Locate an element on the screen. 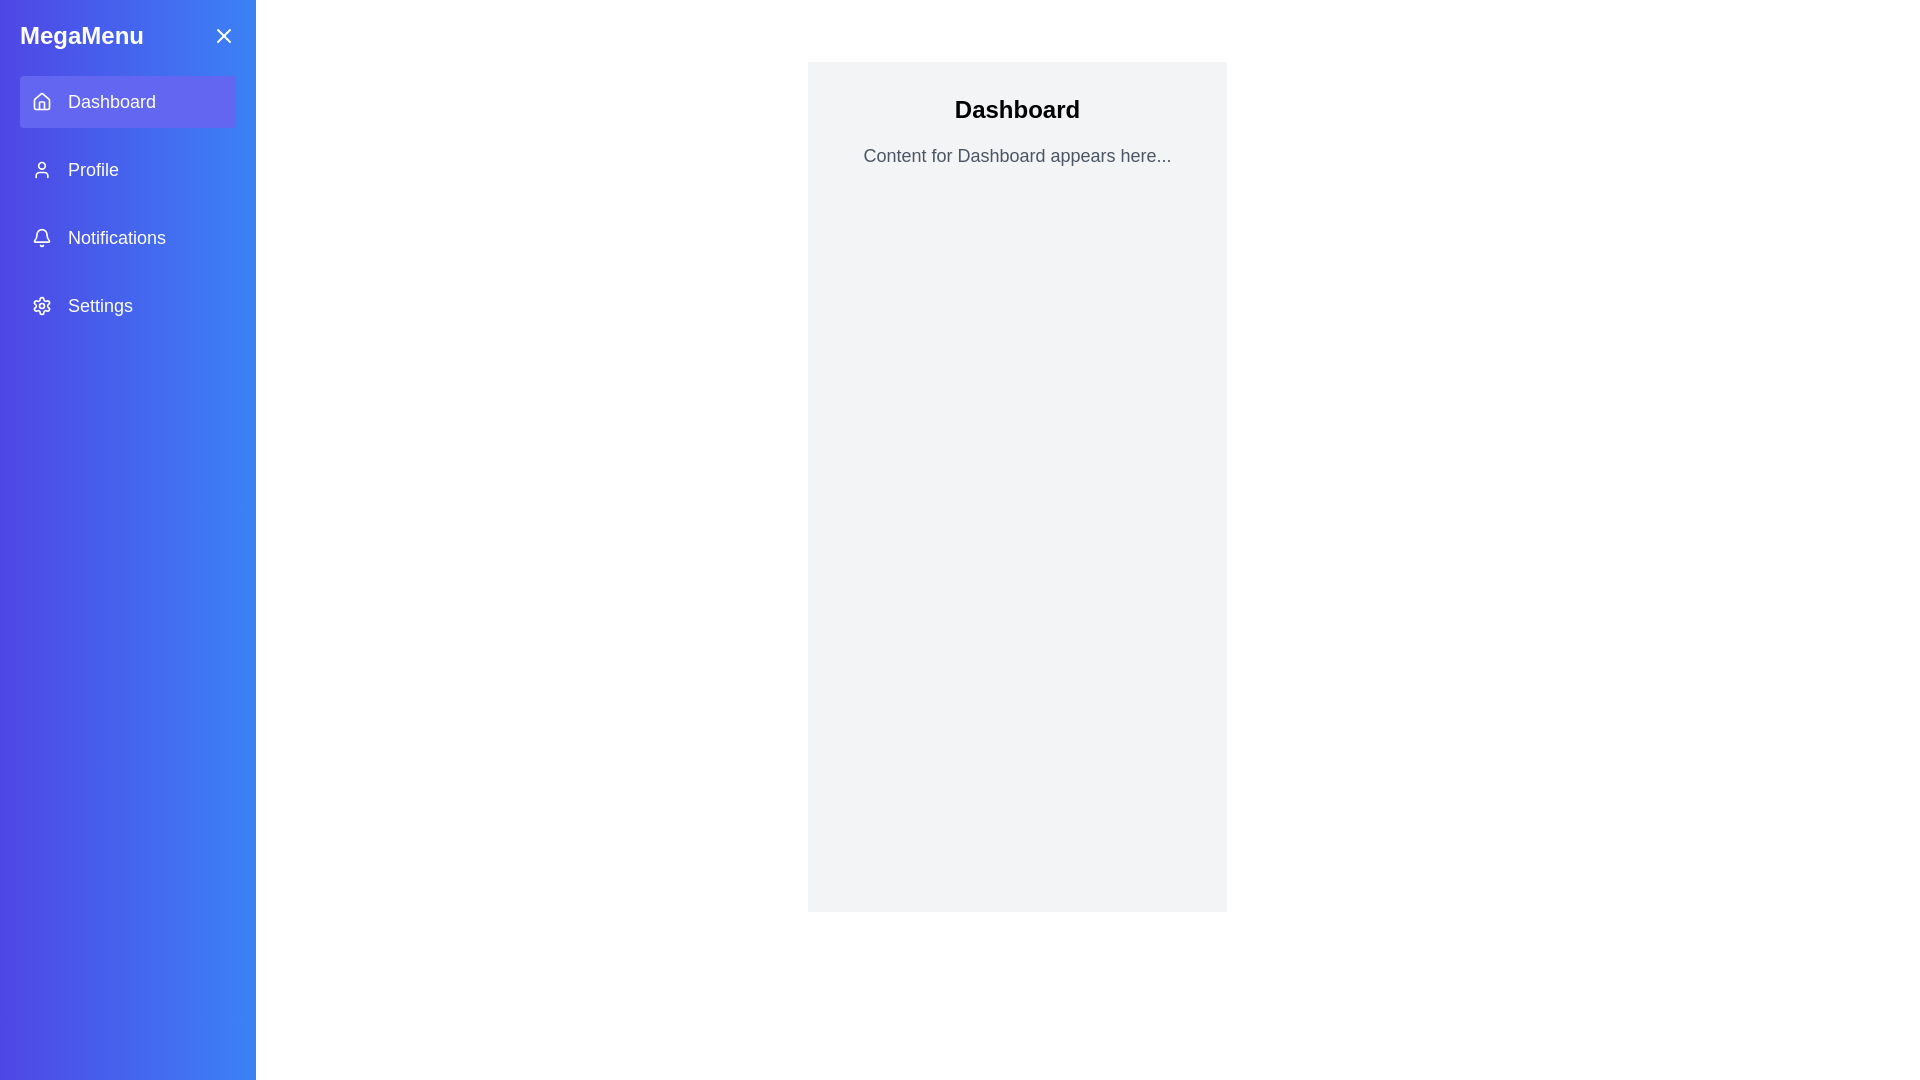  the 'Settings' text label located in the sidebar menu, which is positioned in the fourth row and aligns with the cogwheel icon is located at coordinates (99, 305).